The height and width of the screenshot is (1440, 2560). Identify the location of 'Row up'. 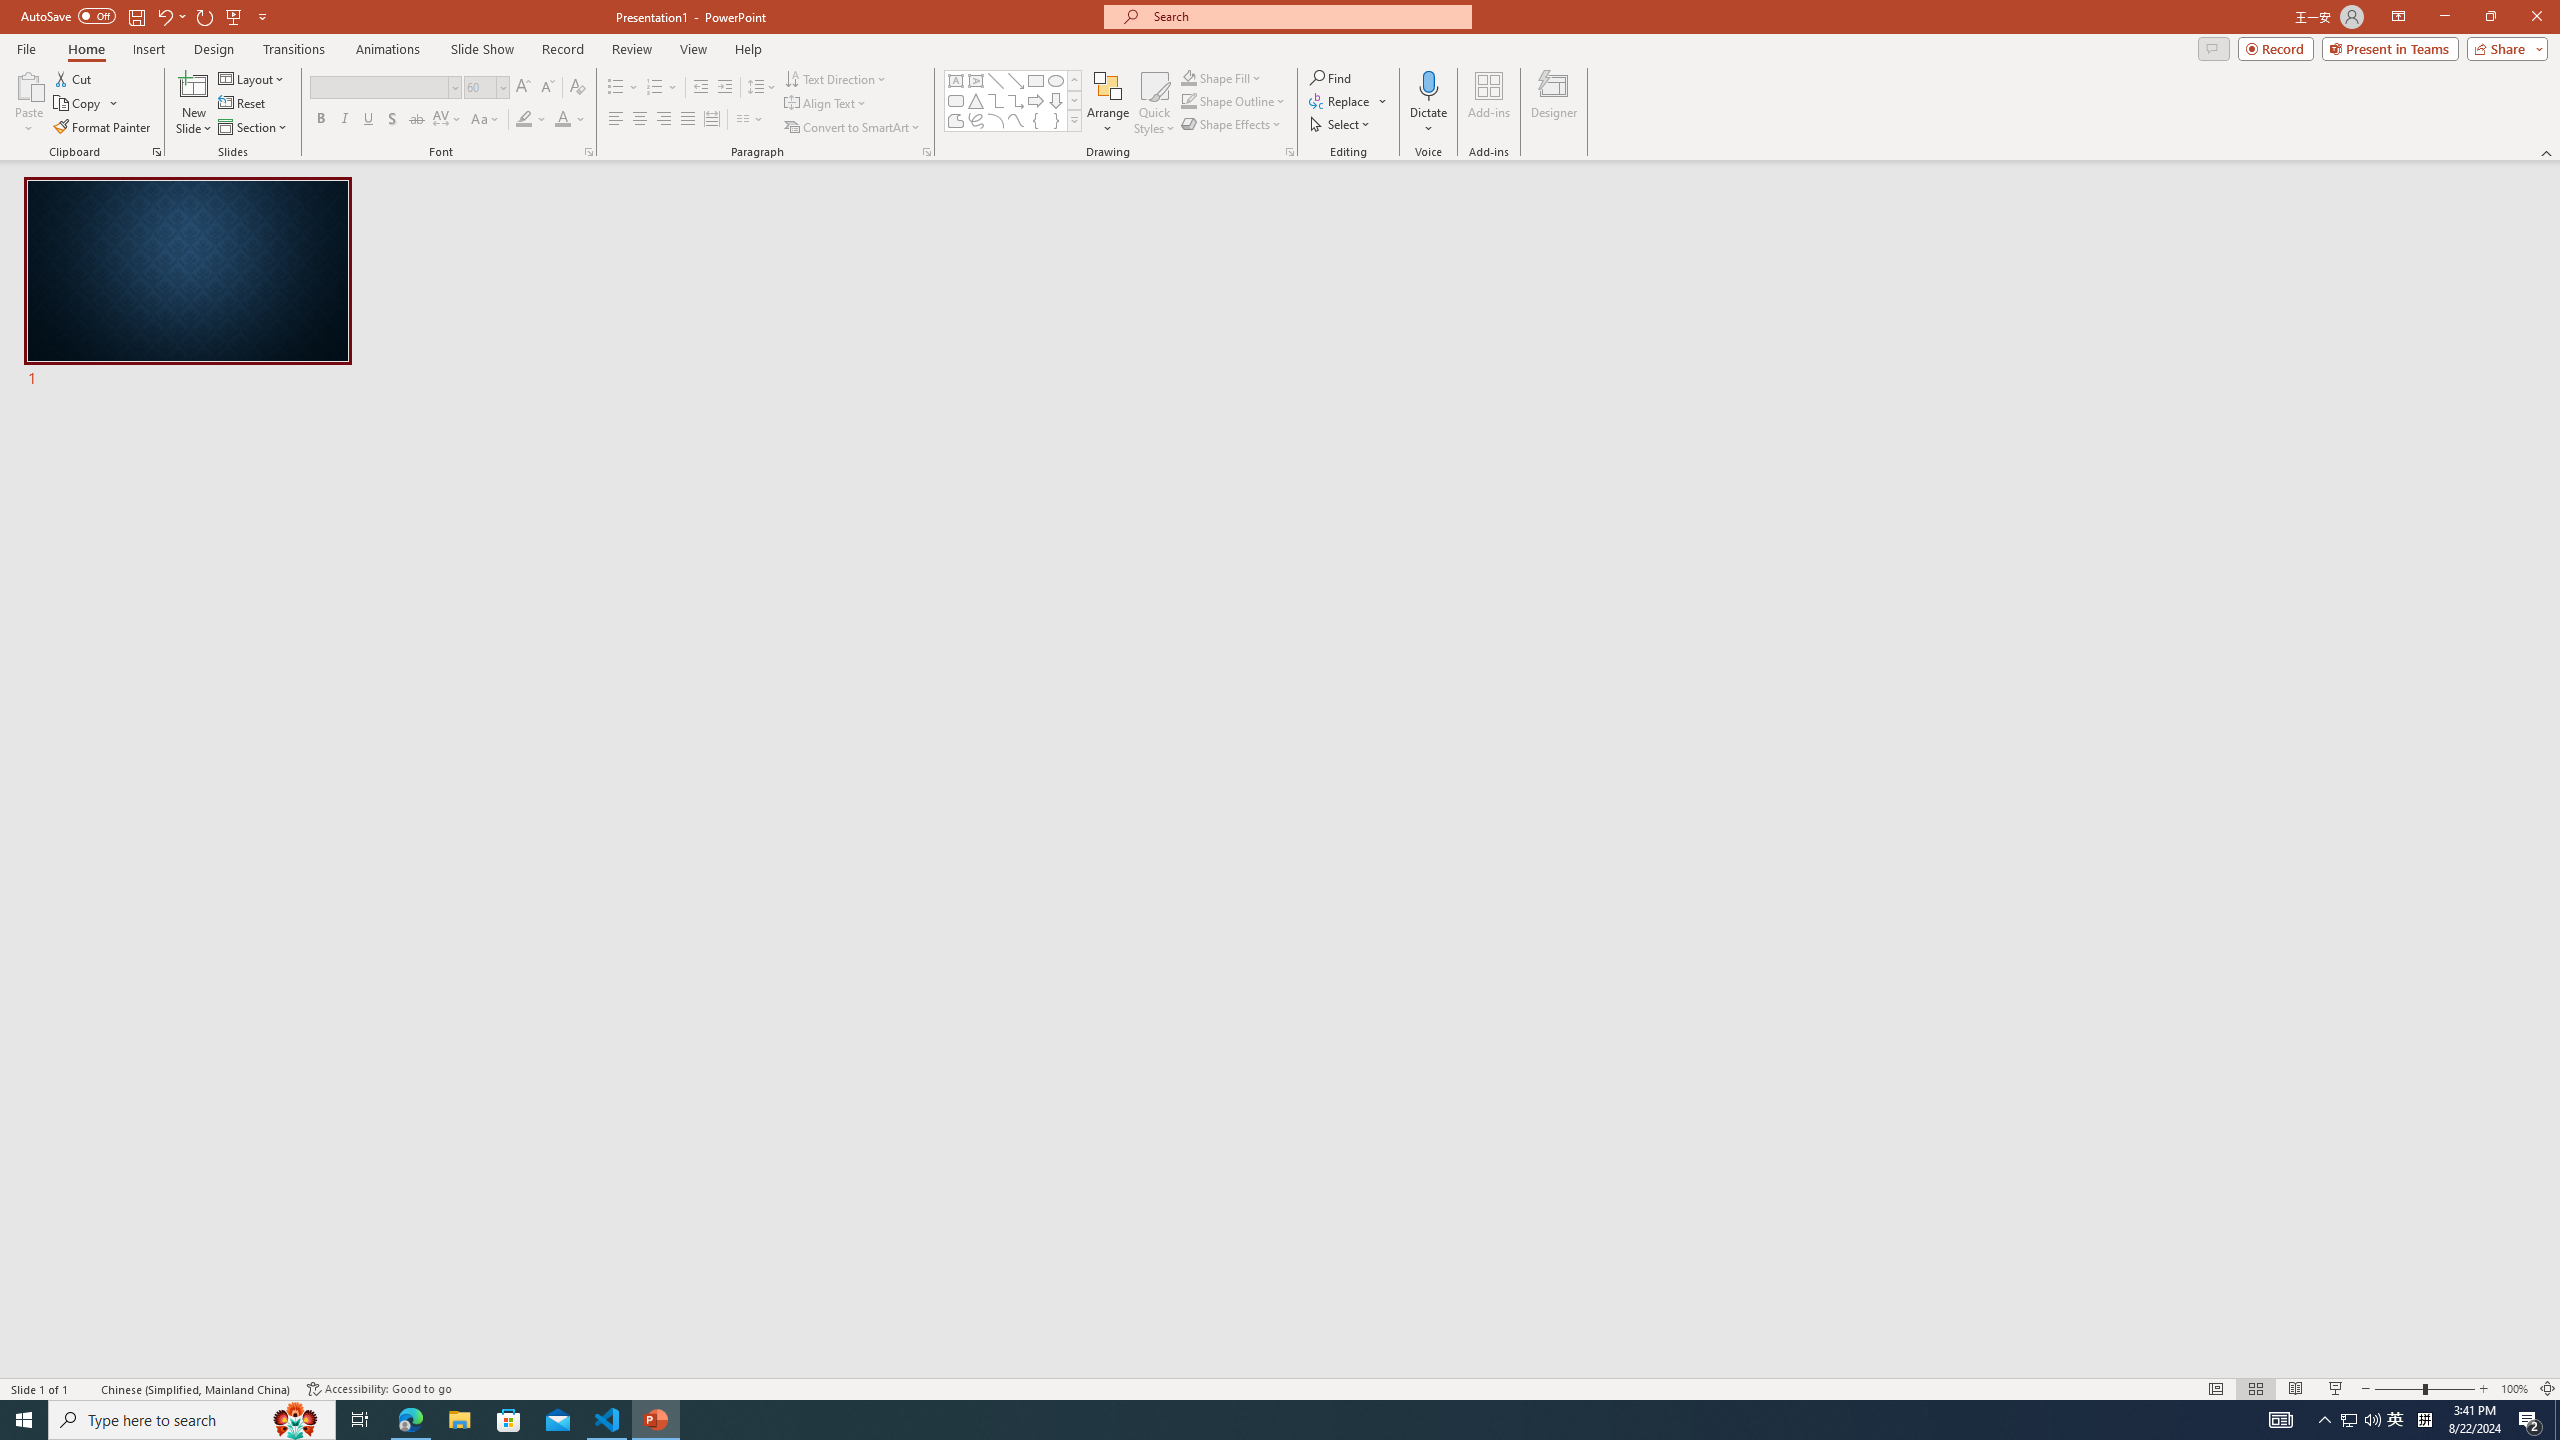
(1075, 80).